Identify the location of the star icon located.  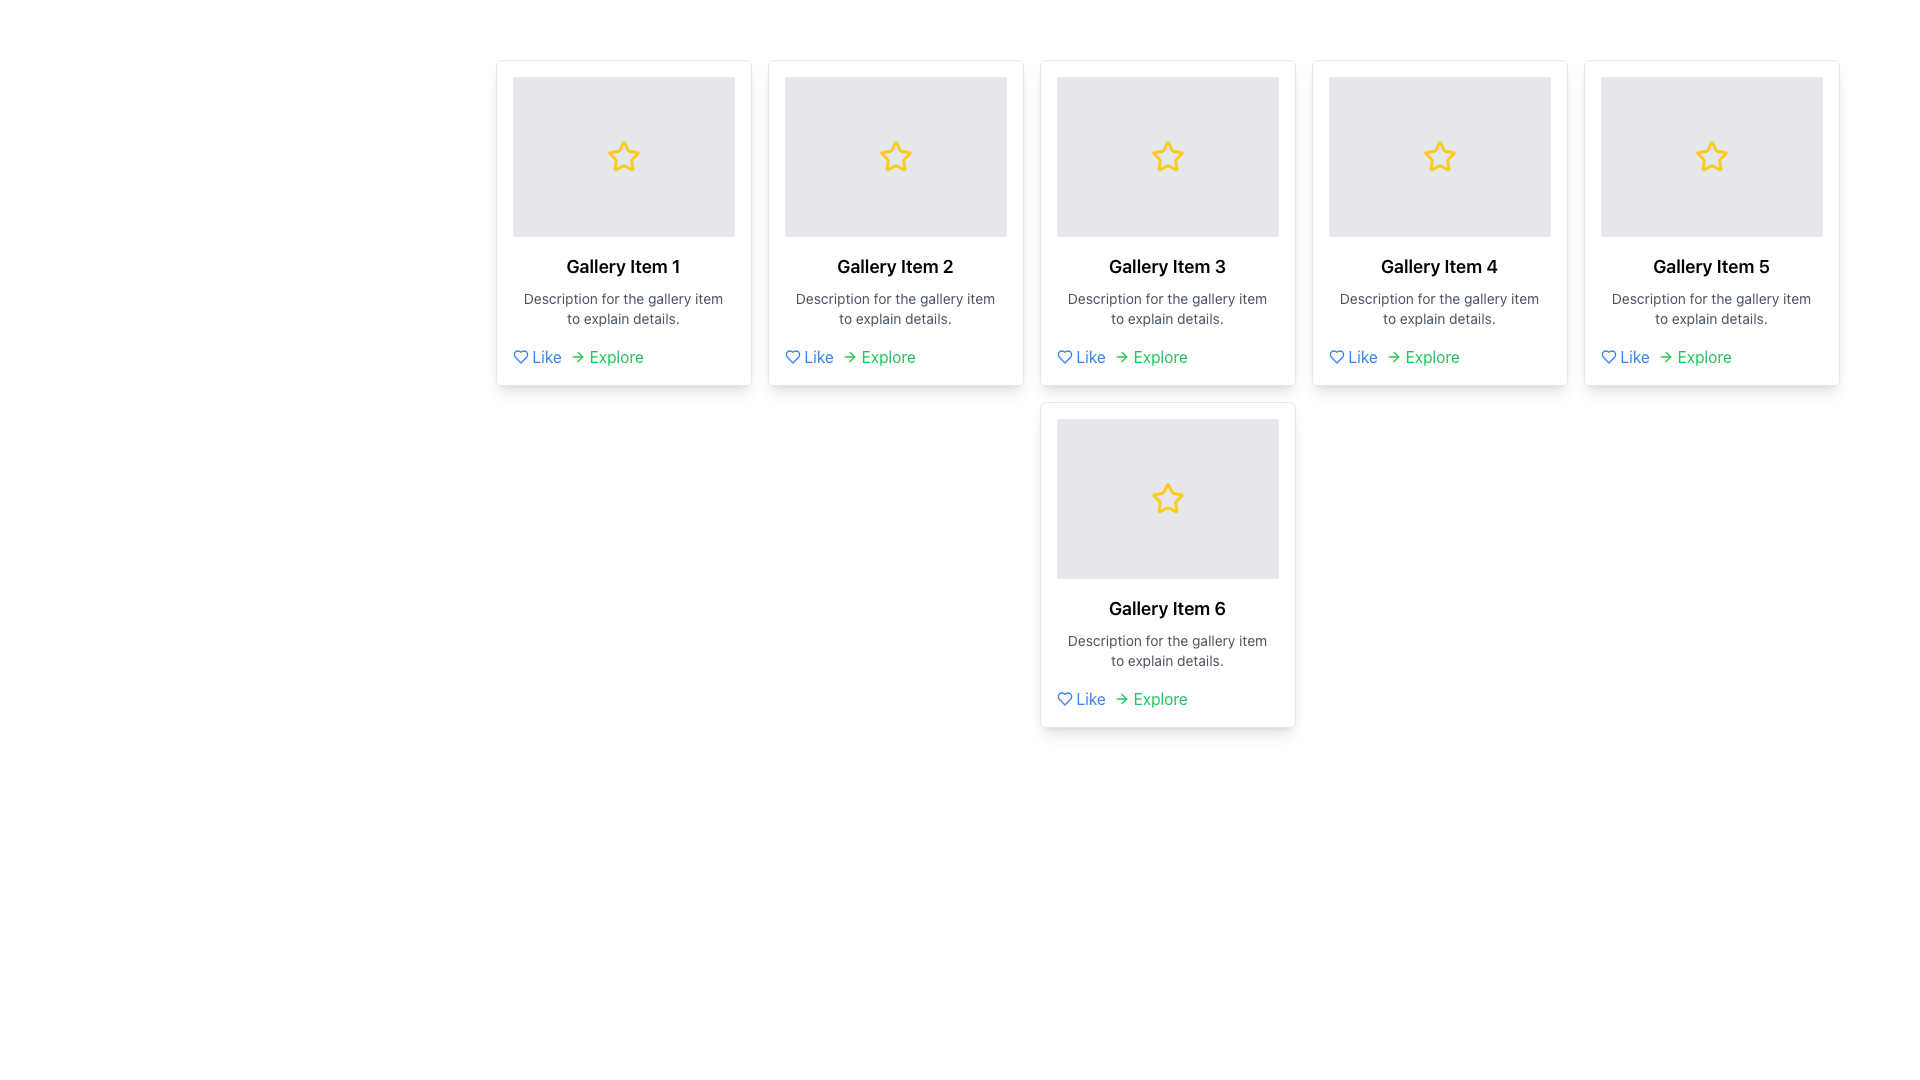
(1438, 156).